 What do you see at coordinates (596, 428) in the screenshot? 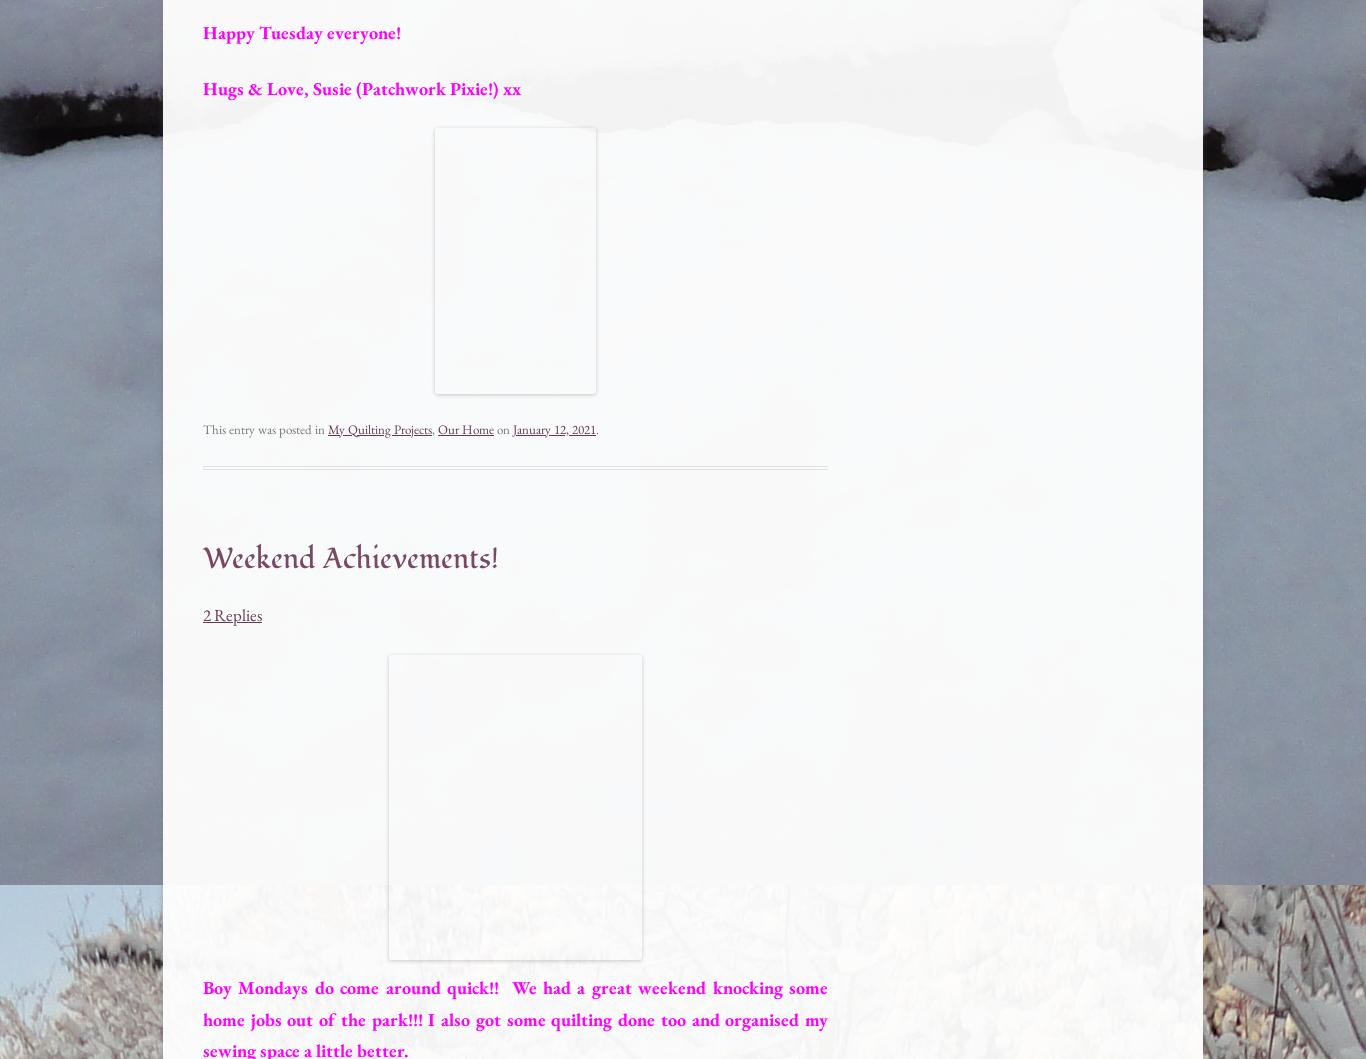
I see `'.'` at bounding box center [596, 428].